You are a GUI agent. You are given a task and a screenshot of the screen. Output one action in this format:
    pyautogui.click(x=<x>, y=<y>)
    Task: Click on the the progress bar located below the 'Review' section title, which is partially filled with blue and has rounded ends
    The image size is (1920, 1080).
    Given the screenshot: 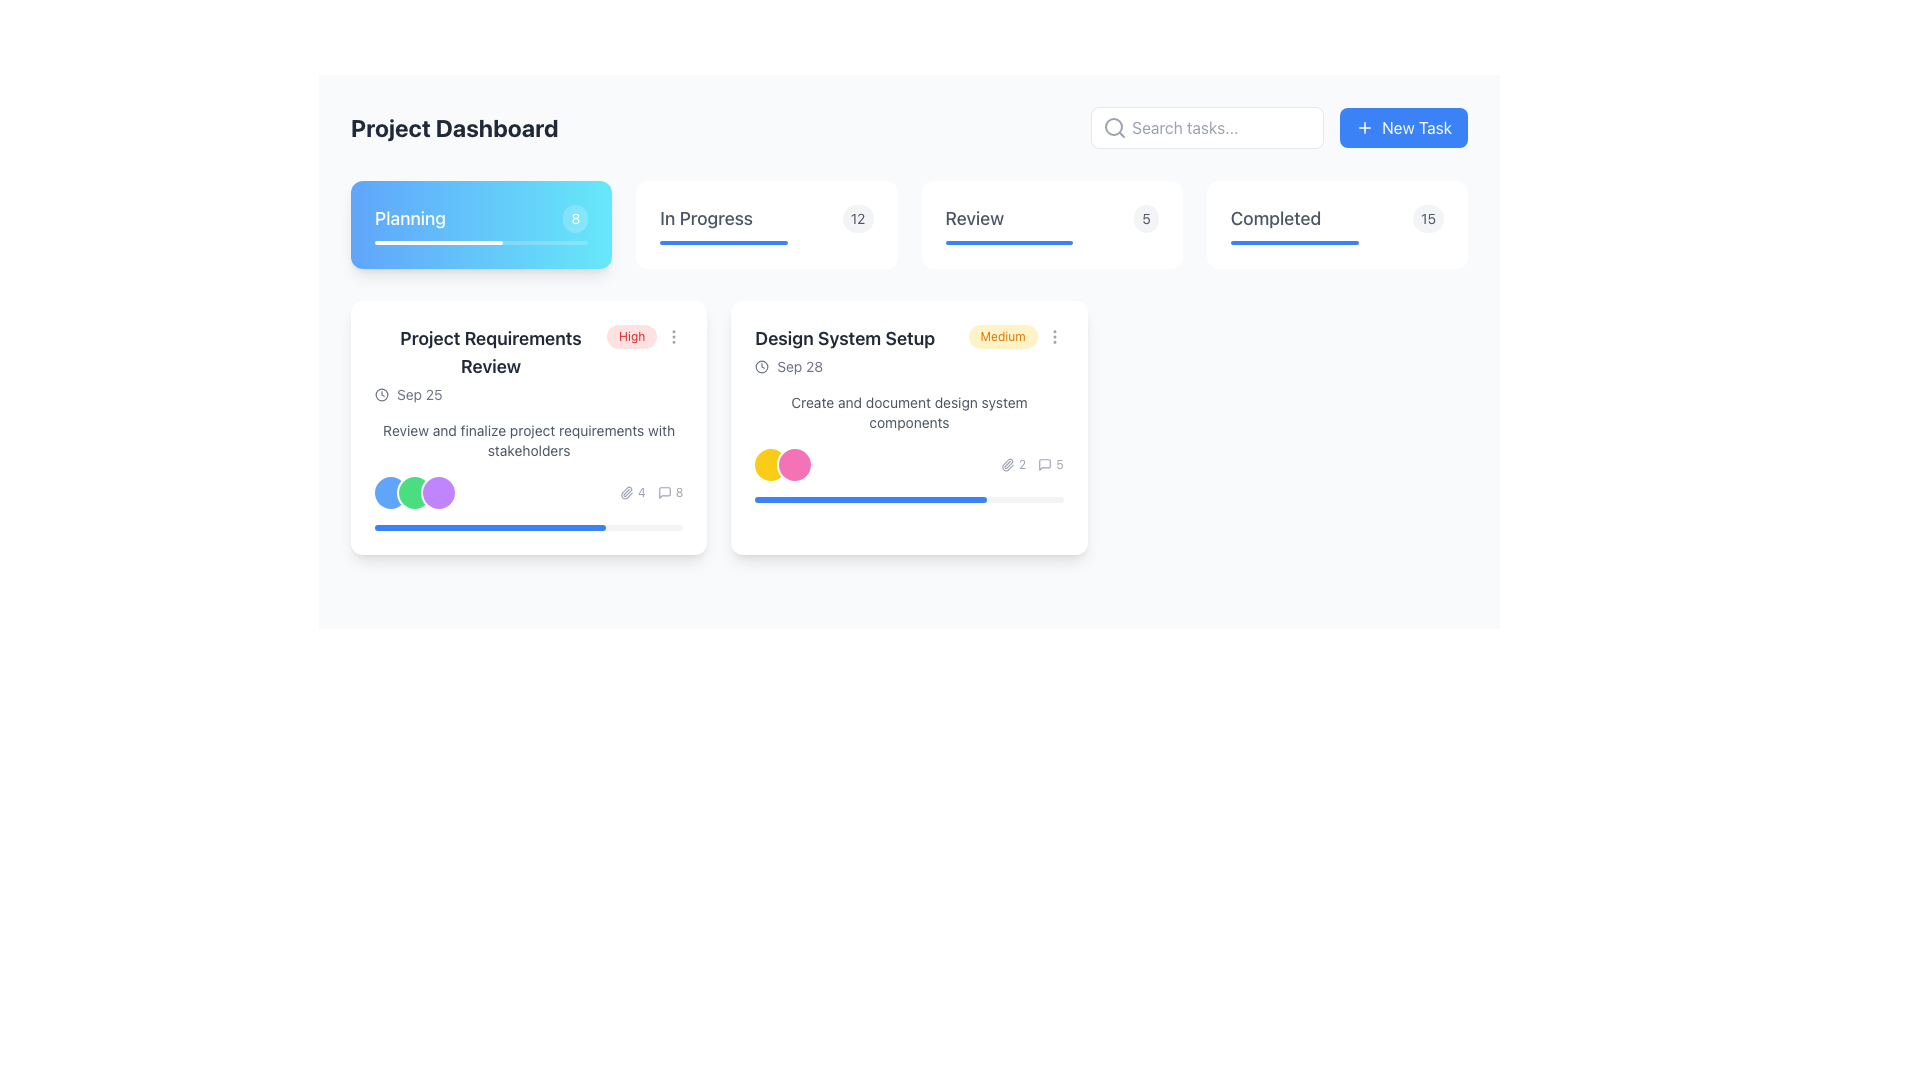 What is the action you would take?
    pyautogui.click(x=1051, y=242)
    